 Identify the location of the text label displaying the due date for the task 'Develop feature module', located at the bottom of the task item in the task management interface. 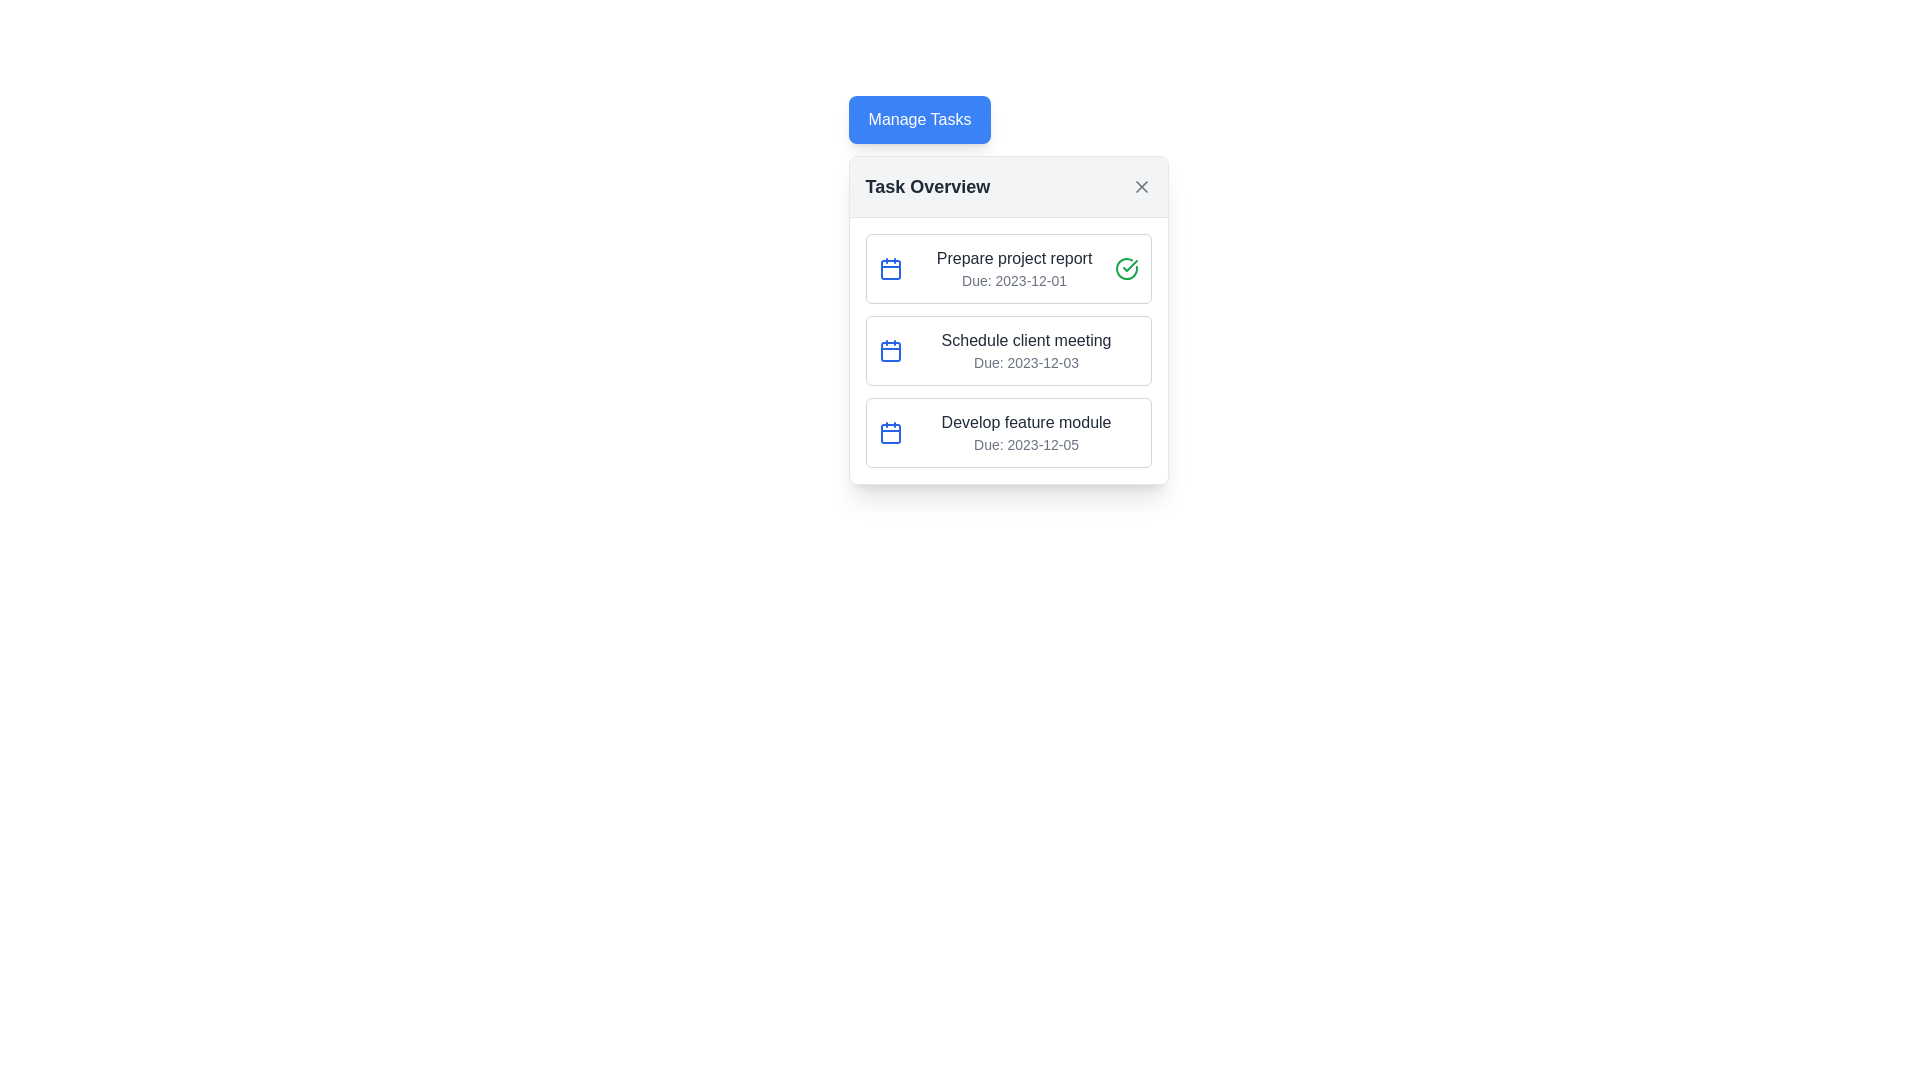
(1026, 443).